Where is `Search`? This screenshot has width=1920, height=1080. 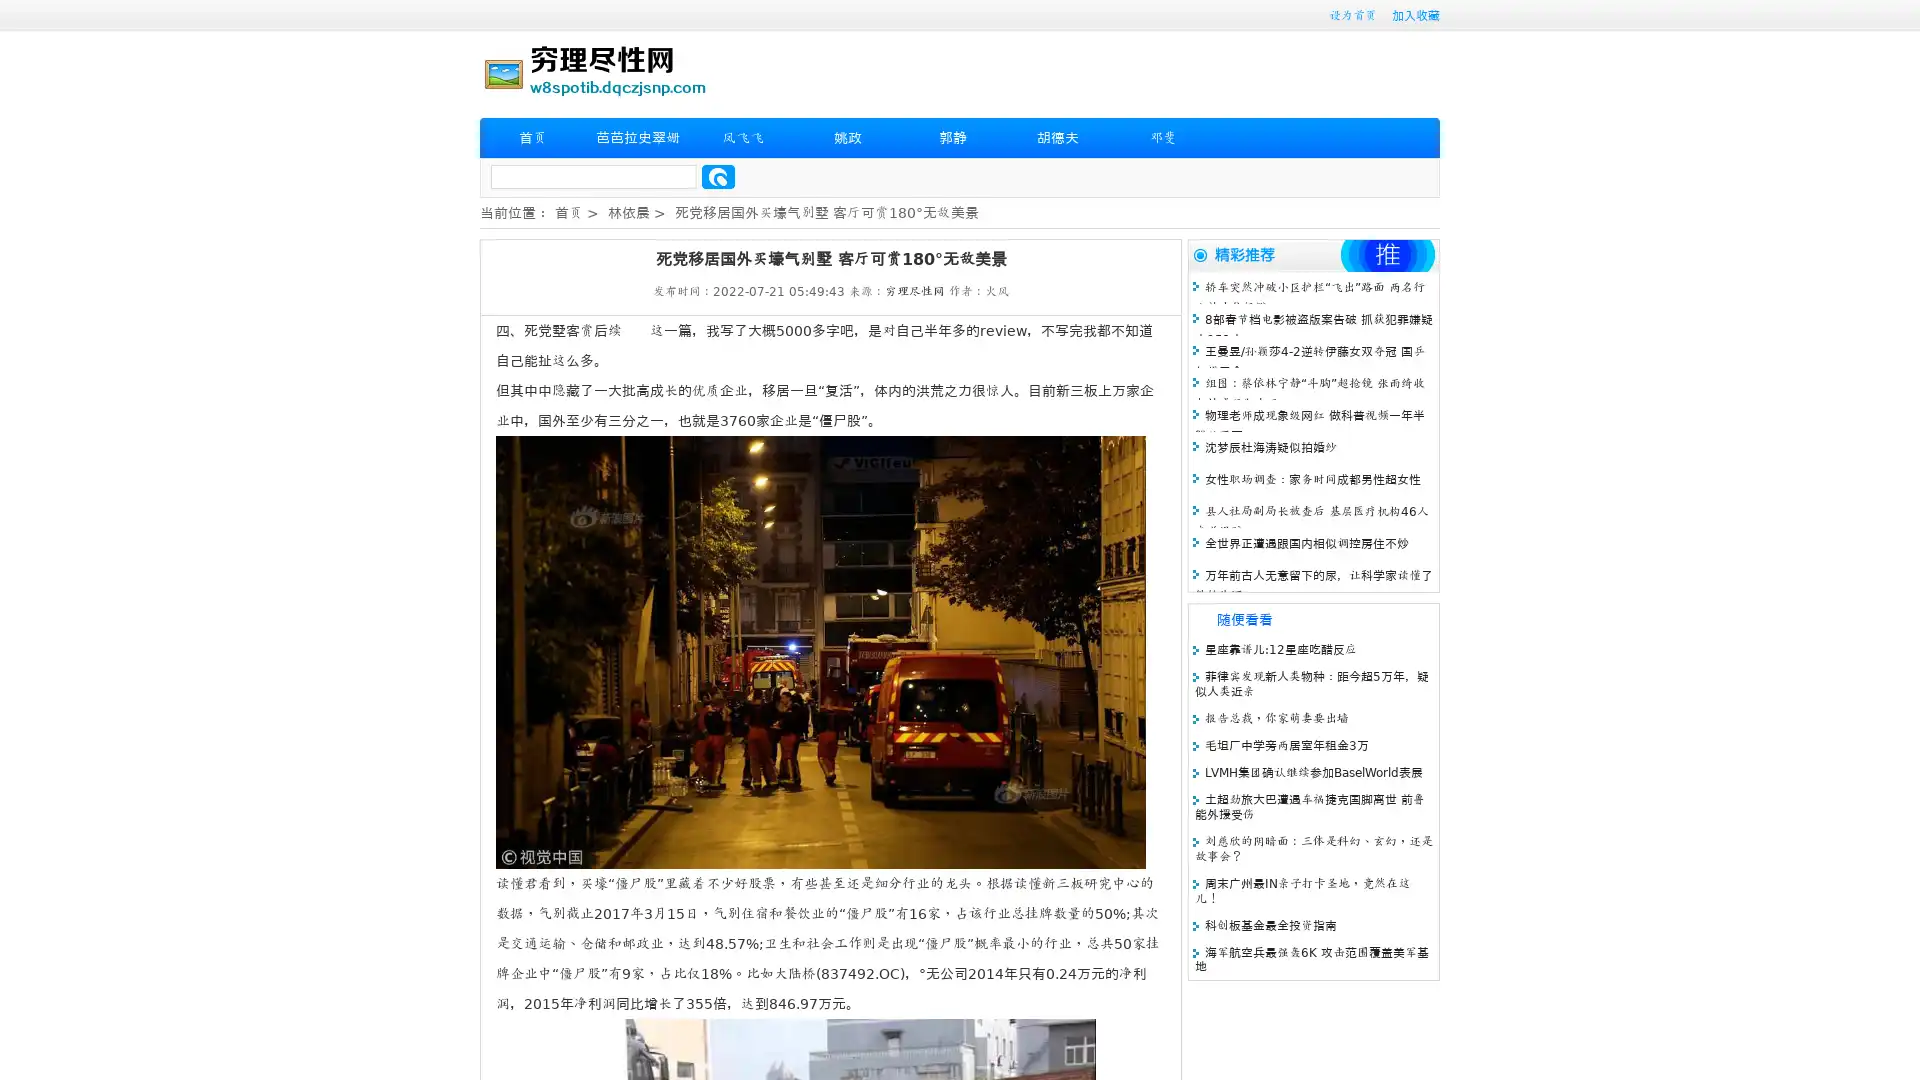
Search is located at coordinates (718, 176).